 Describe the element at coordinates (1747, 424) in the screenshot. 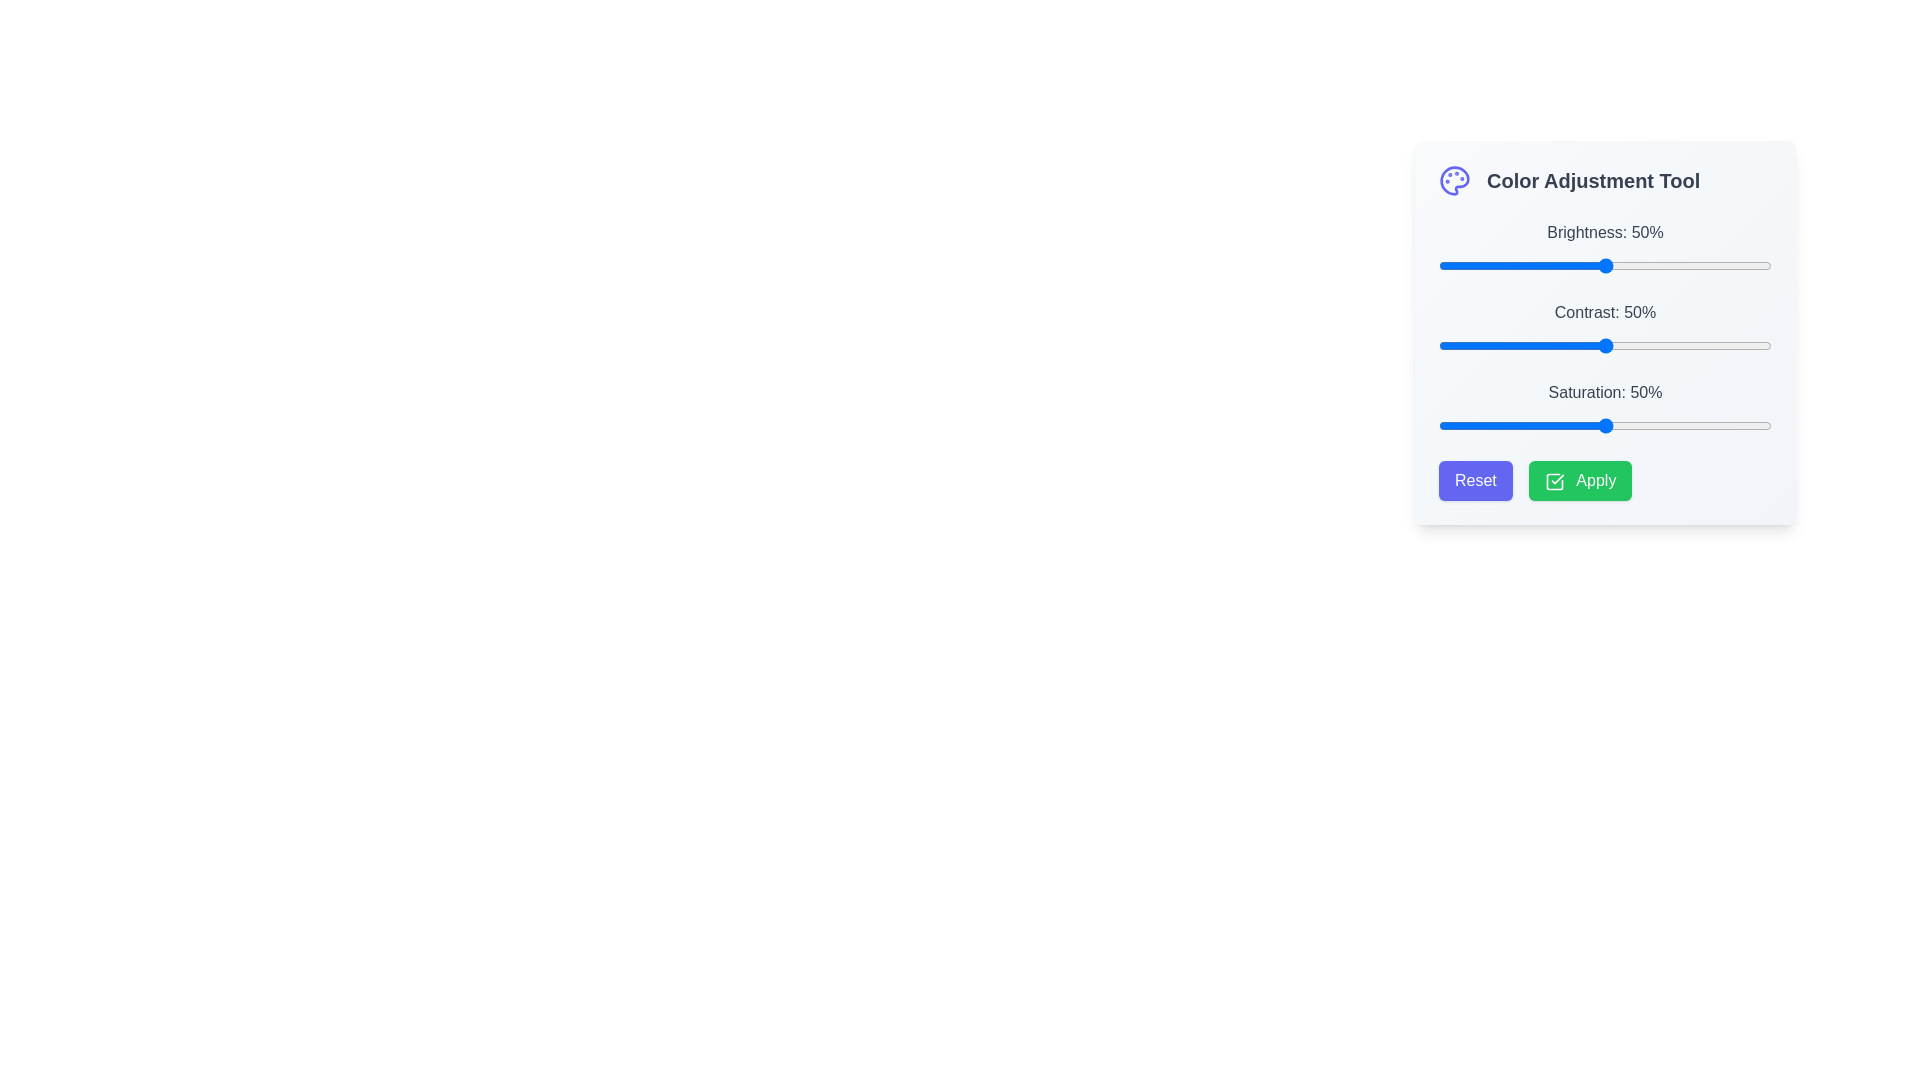

I see `the slider` at that location.